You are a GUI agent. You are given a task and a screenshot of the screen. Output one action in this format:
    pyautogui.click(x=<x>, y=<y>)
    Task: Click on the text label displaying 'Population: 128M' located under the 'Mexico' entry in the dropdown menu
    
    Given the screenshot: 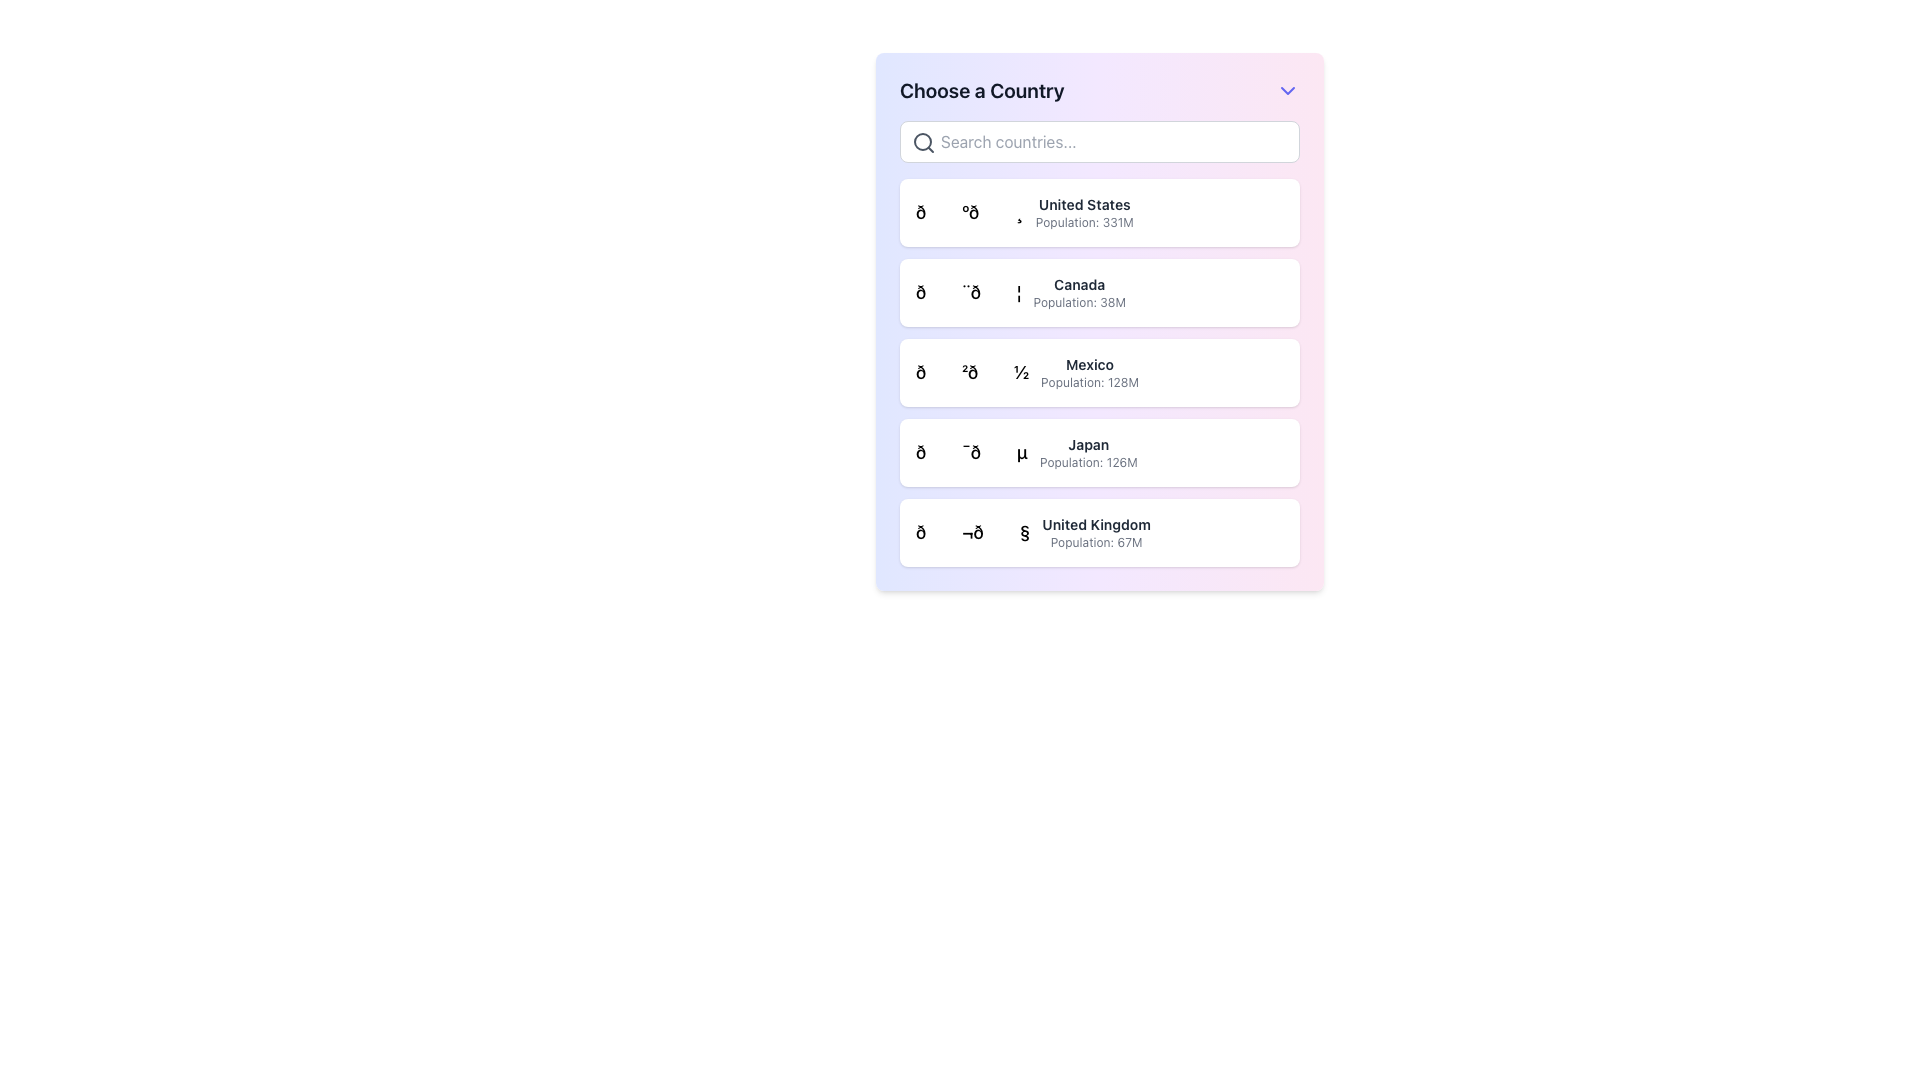 What is the action you would take?
    pyautogui.click(x=1088, y=382)
    